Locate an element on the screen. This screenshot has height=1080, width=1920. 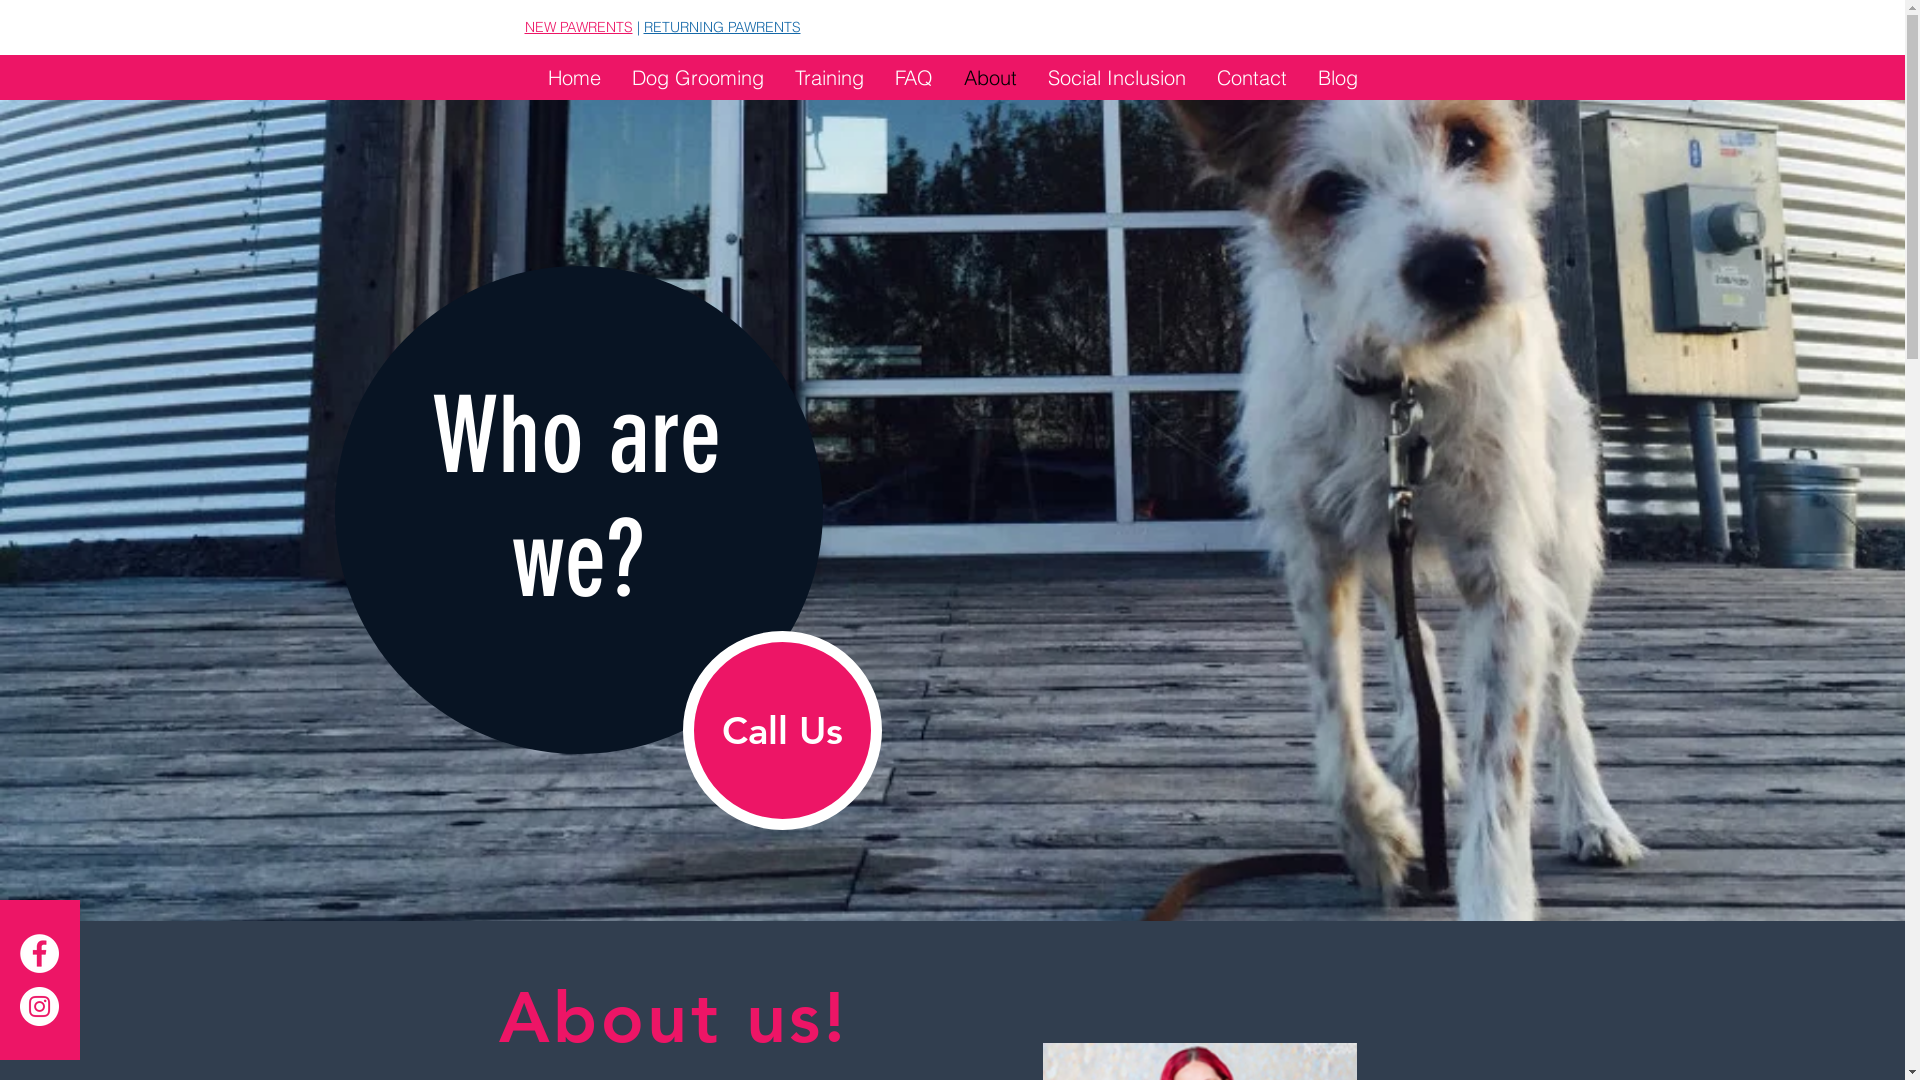
'Contact' is located at coordinates (1250, 76).